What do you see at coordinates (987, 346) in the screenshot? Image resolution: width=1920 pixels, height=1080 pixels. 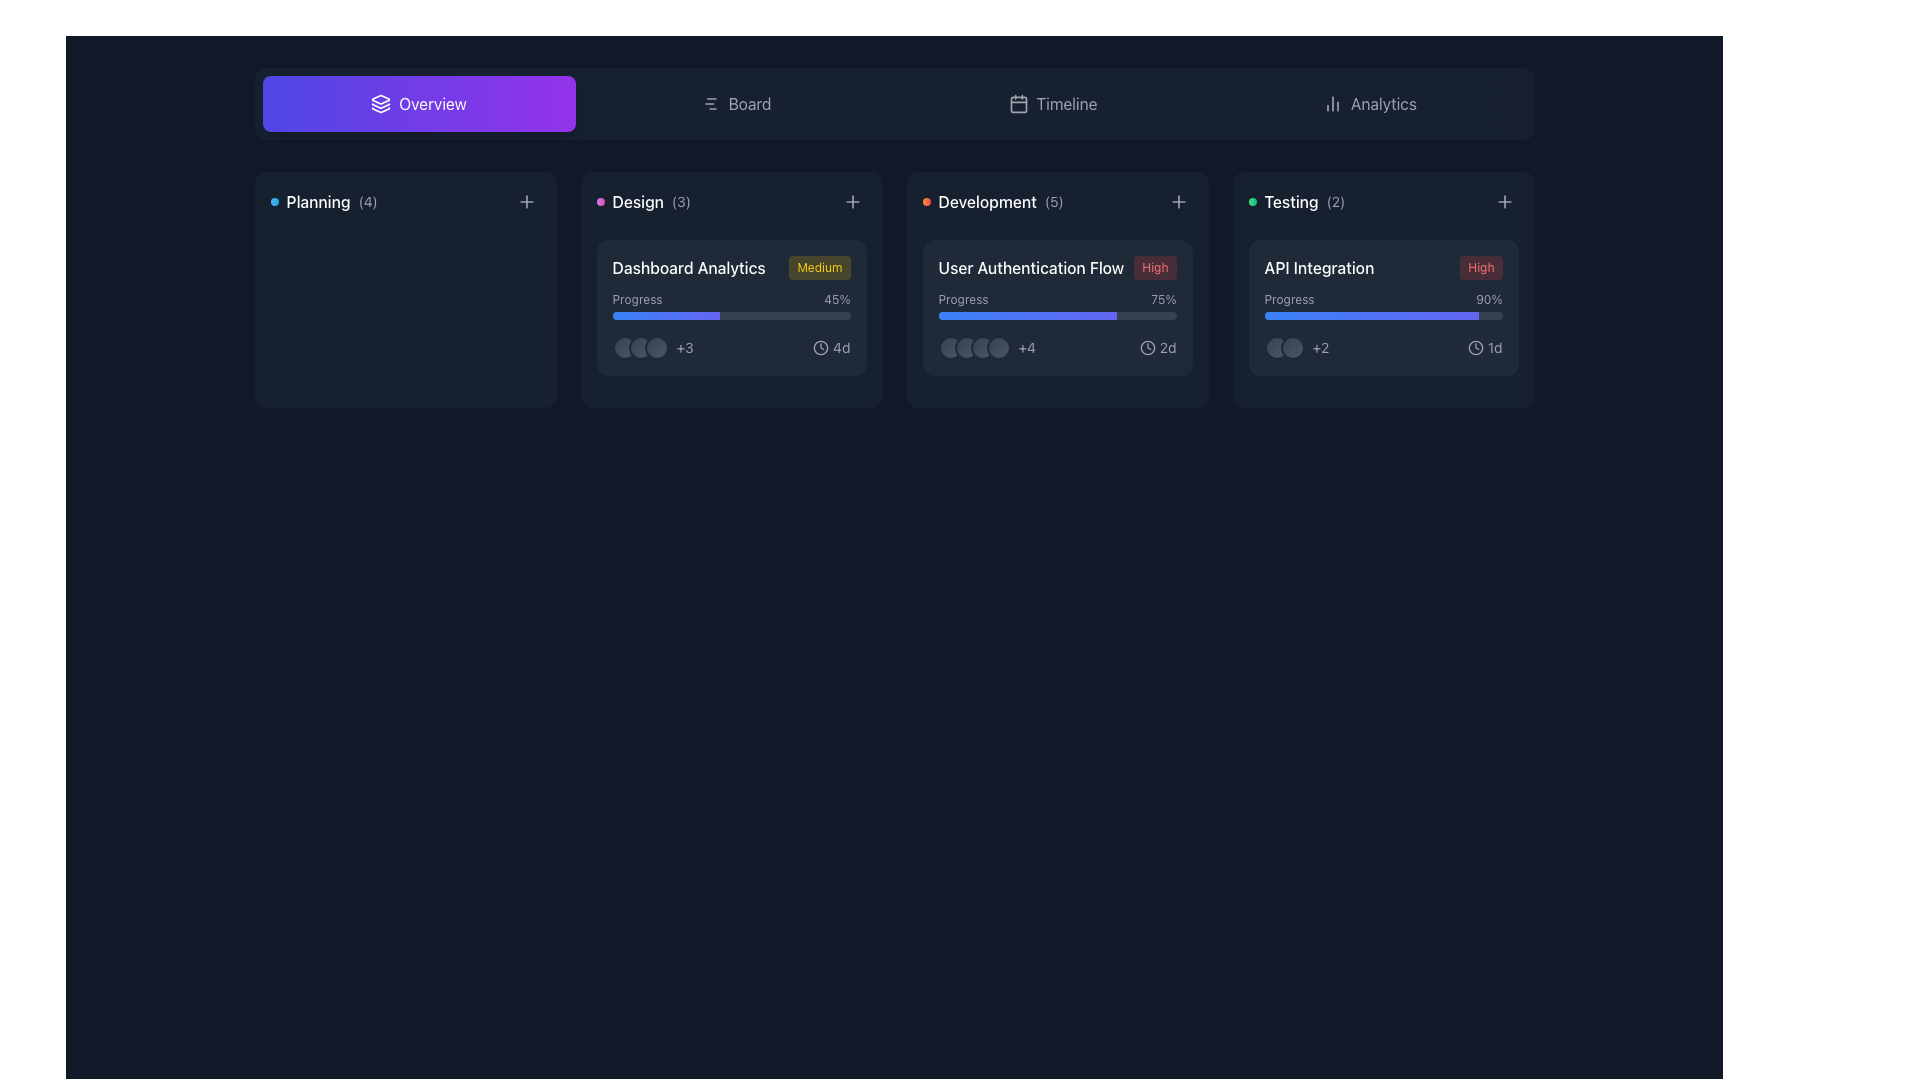 I see `the numeric indicator displaying the additional count (+4) located within the 'Development' card, positioned to the right of the avatars and below the progress bar` at bounding box center [987, 346].